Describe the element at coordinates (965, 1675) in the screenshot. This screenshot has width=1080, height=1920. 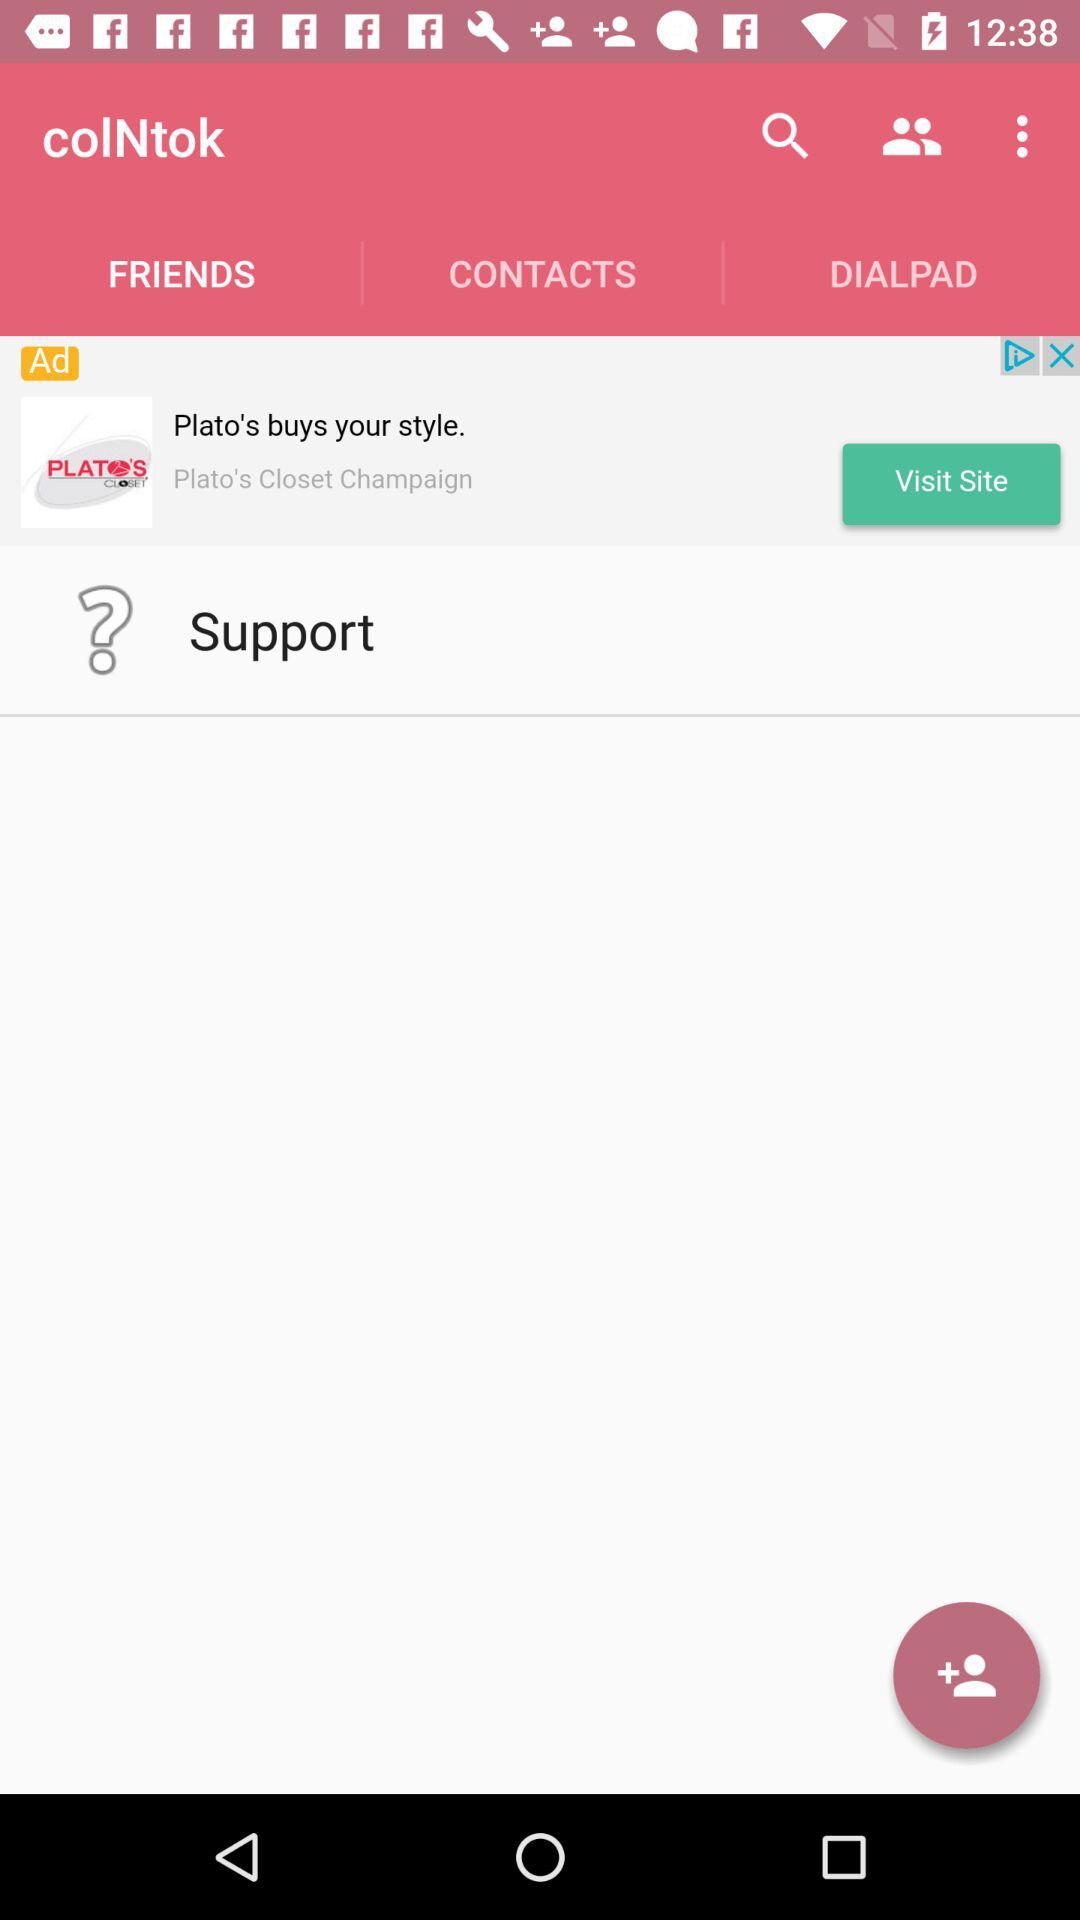
I see `a new contact` at that location.